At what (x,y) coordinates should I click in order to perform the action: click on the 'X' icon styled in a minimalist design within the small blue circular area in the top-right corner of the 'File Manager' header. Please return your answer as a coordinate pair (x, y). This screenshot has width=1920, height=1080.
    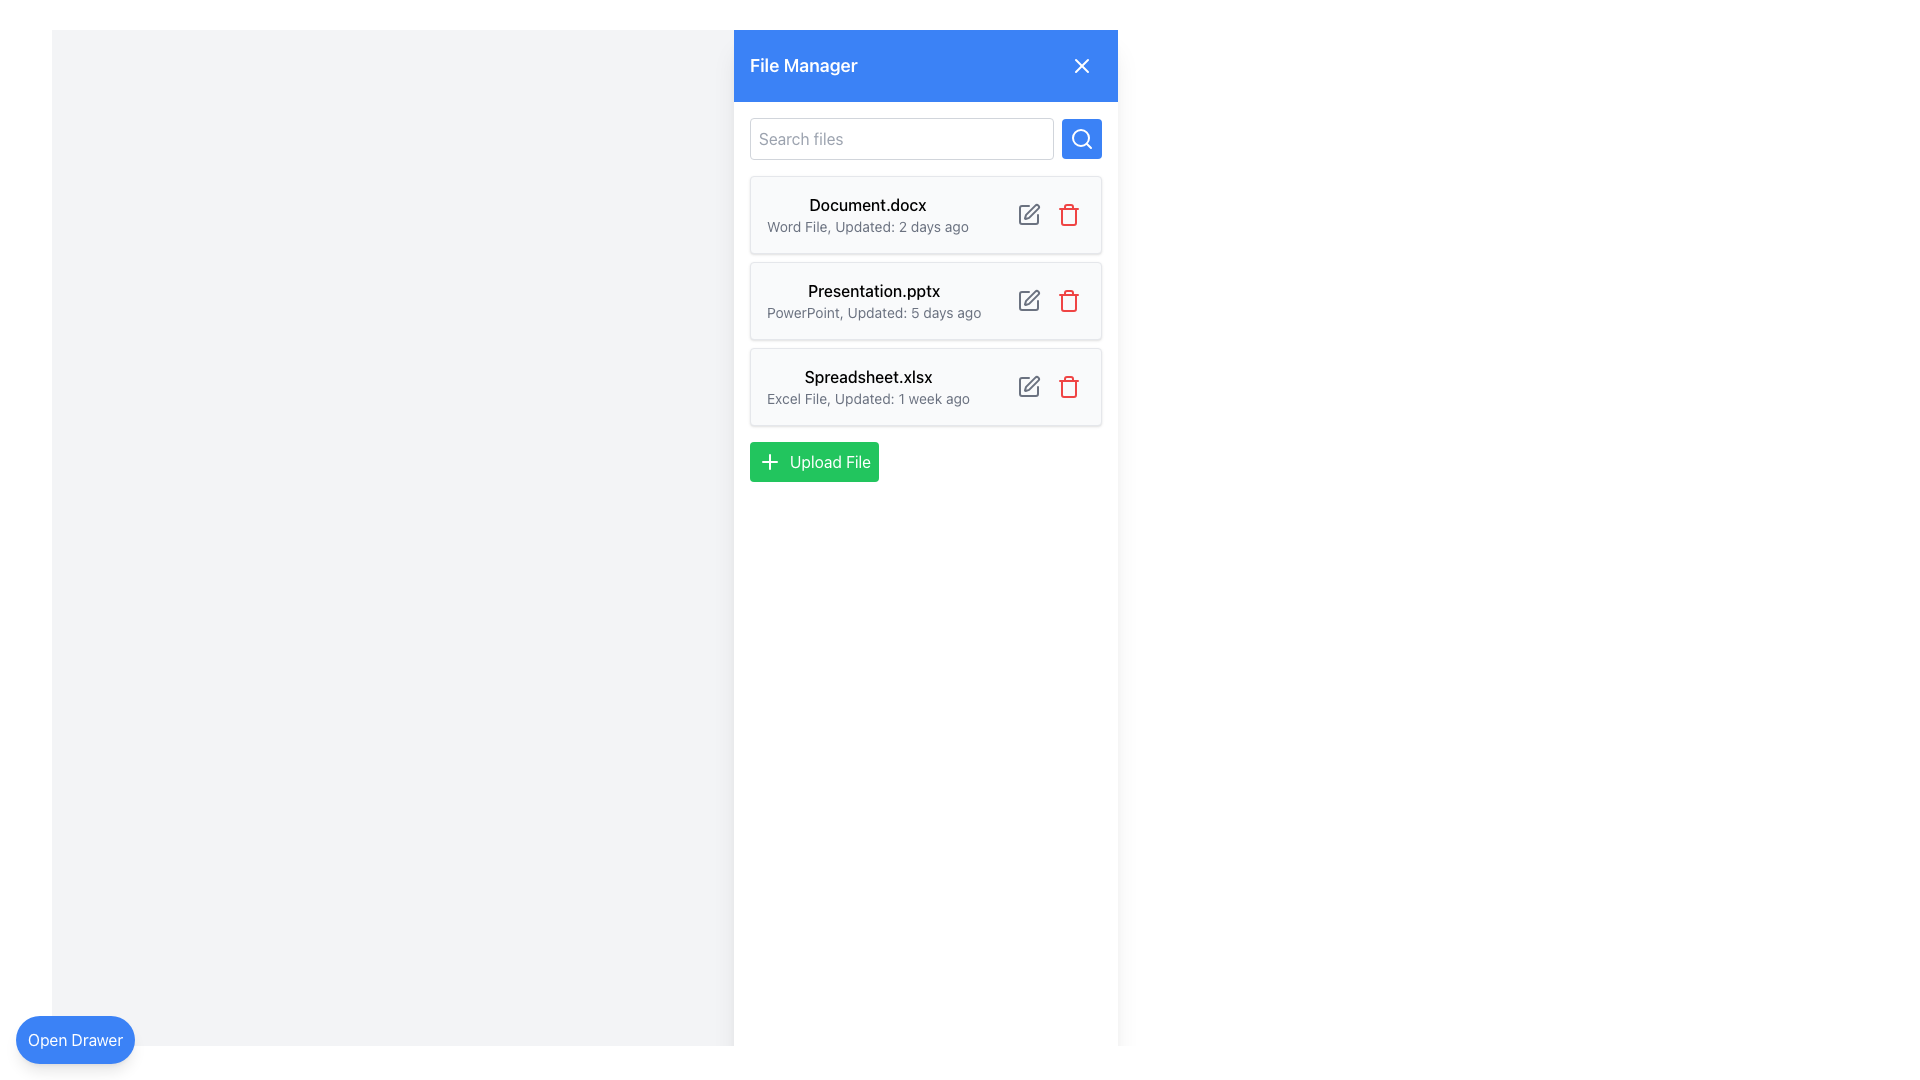
    Looking at the image, I should click on (1080, 64).